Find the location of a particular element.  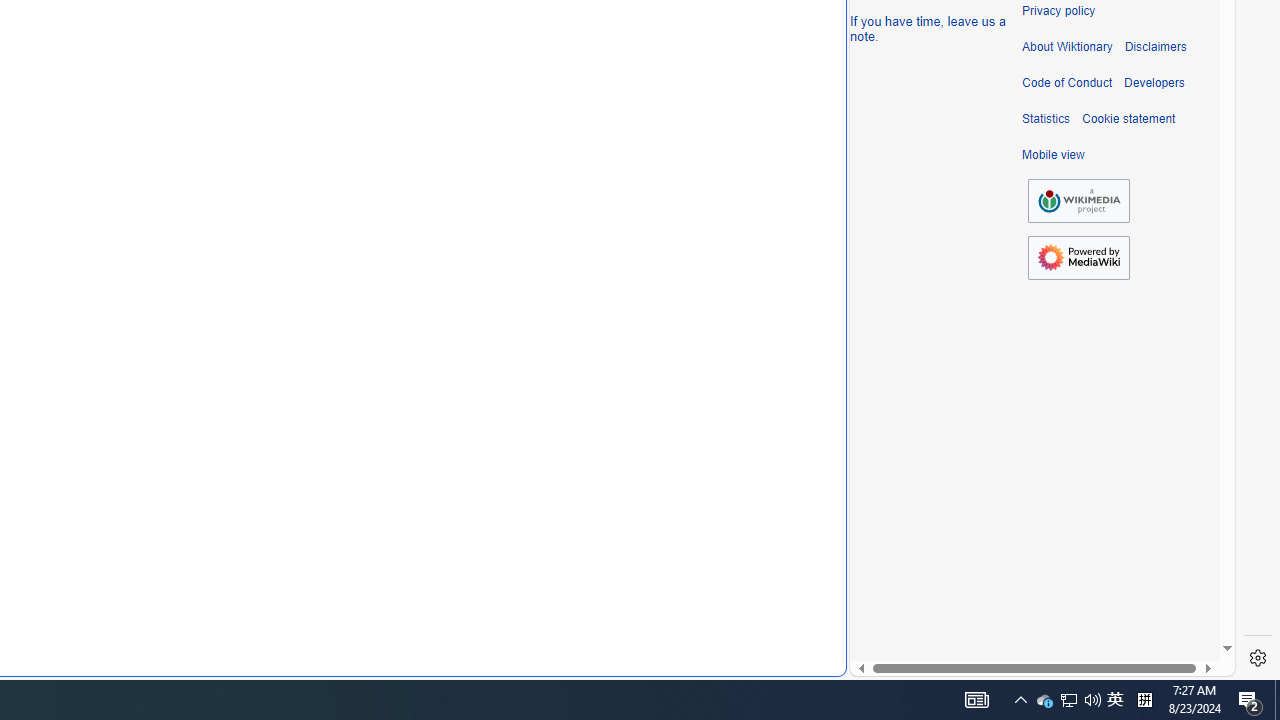

'If you have time, leave us a note.' is located at coordinates (927, 28).